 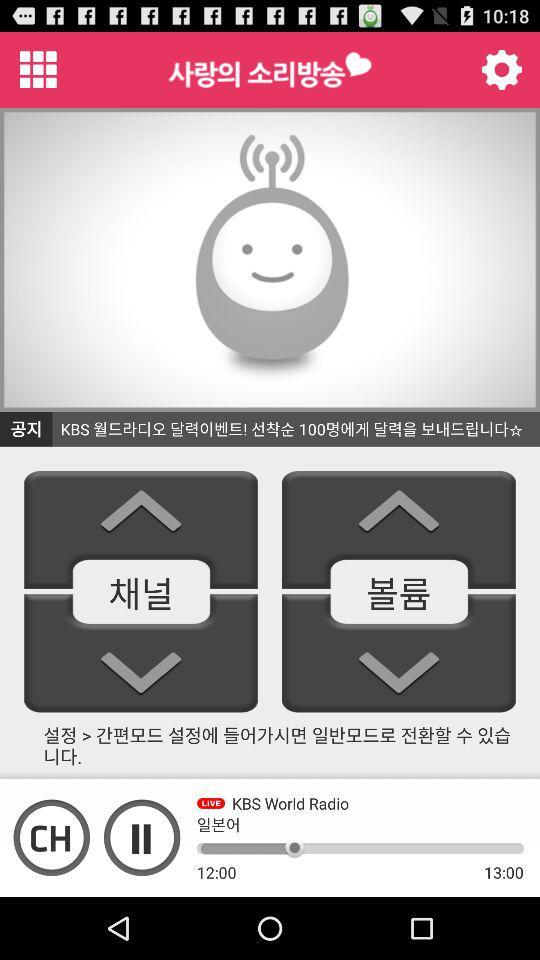 I want to click on the pause icon, so click(x=141, y=895).